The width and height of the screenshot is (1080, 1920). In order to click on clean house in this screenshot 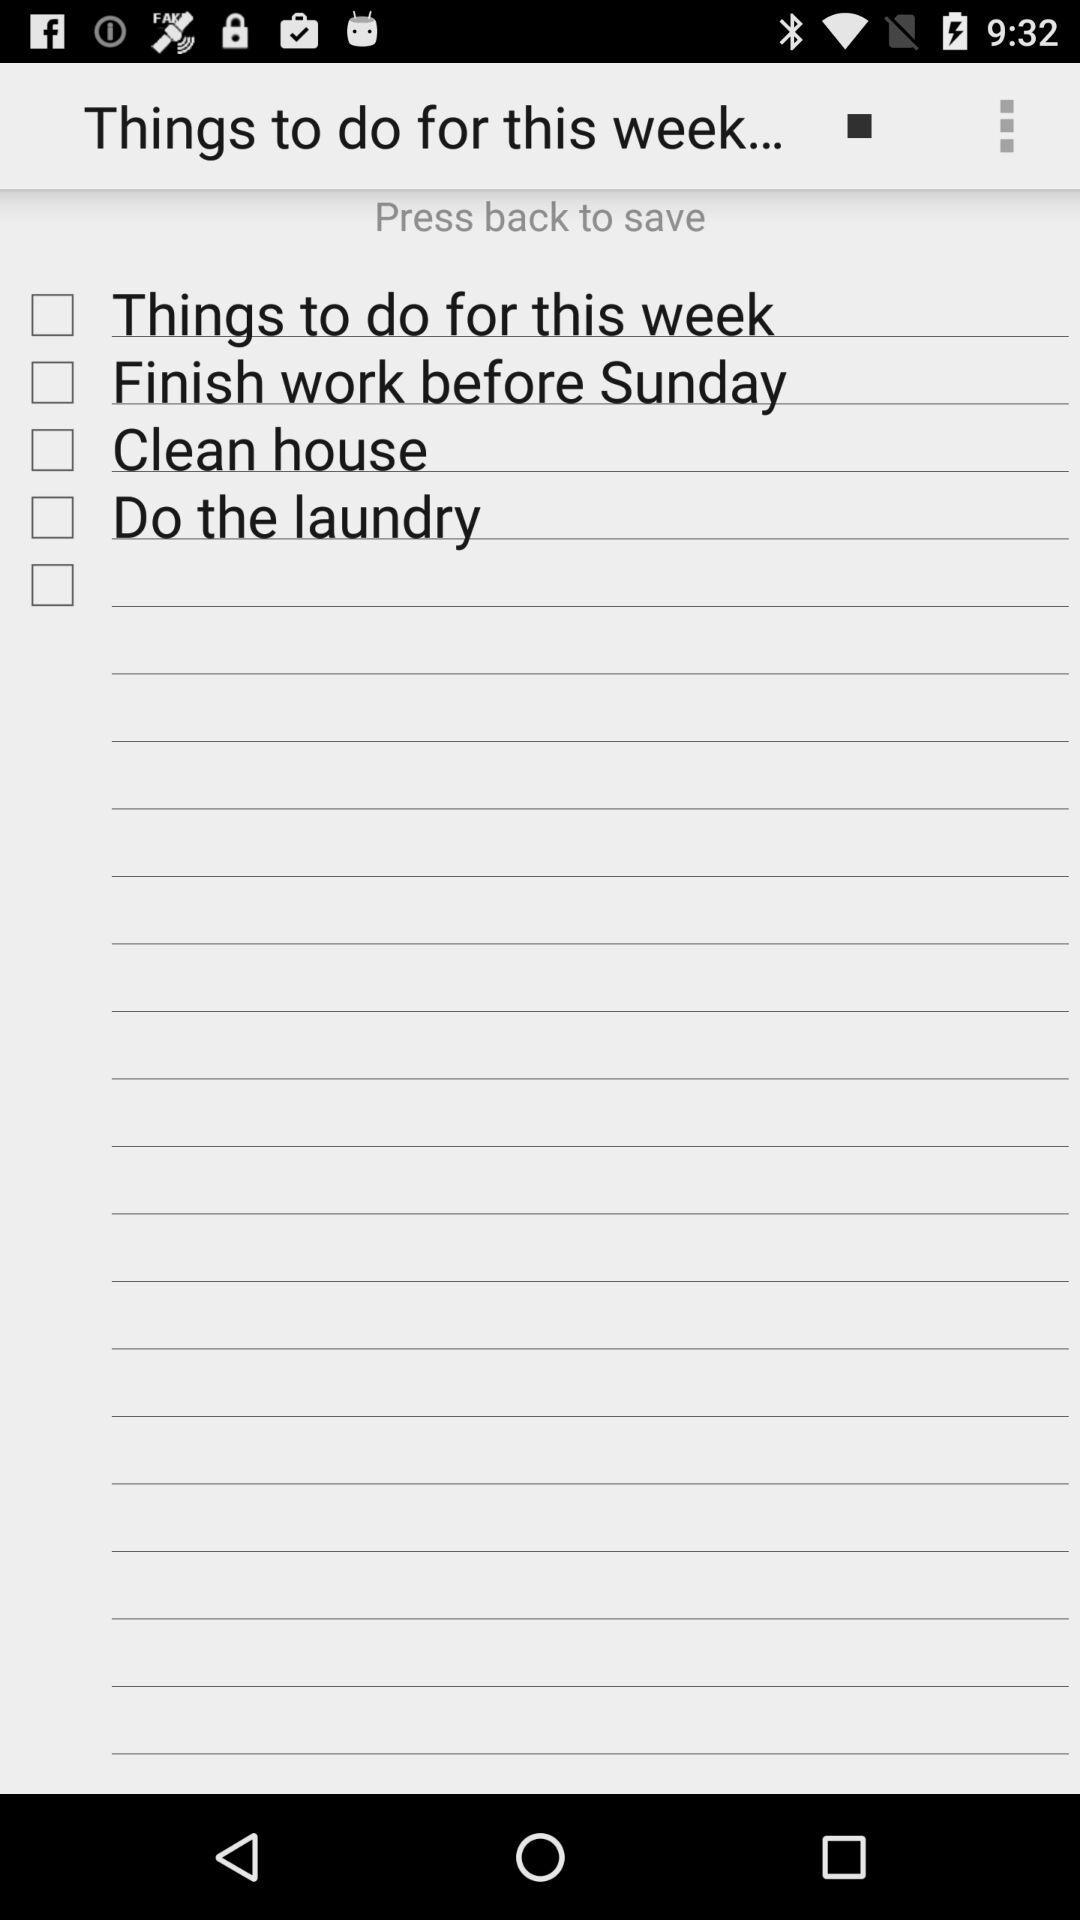, I will do `click(46, 449)`.